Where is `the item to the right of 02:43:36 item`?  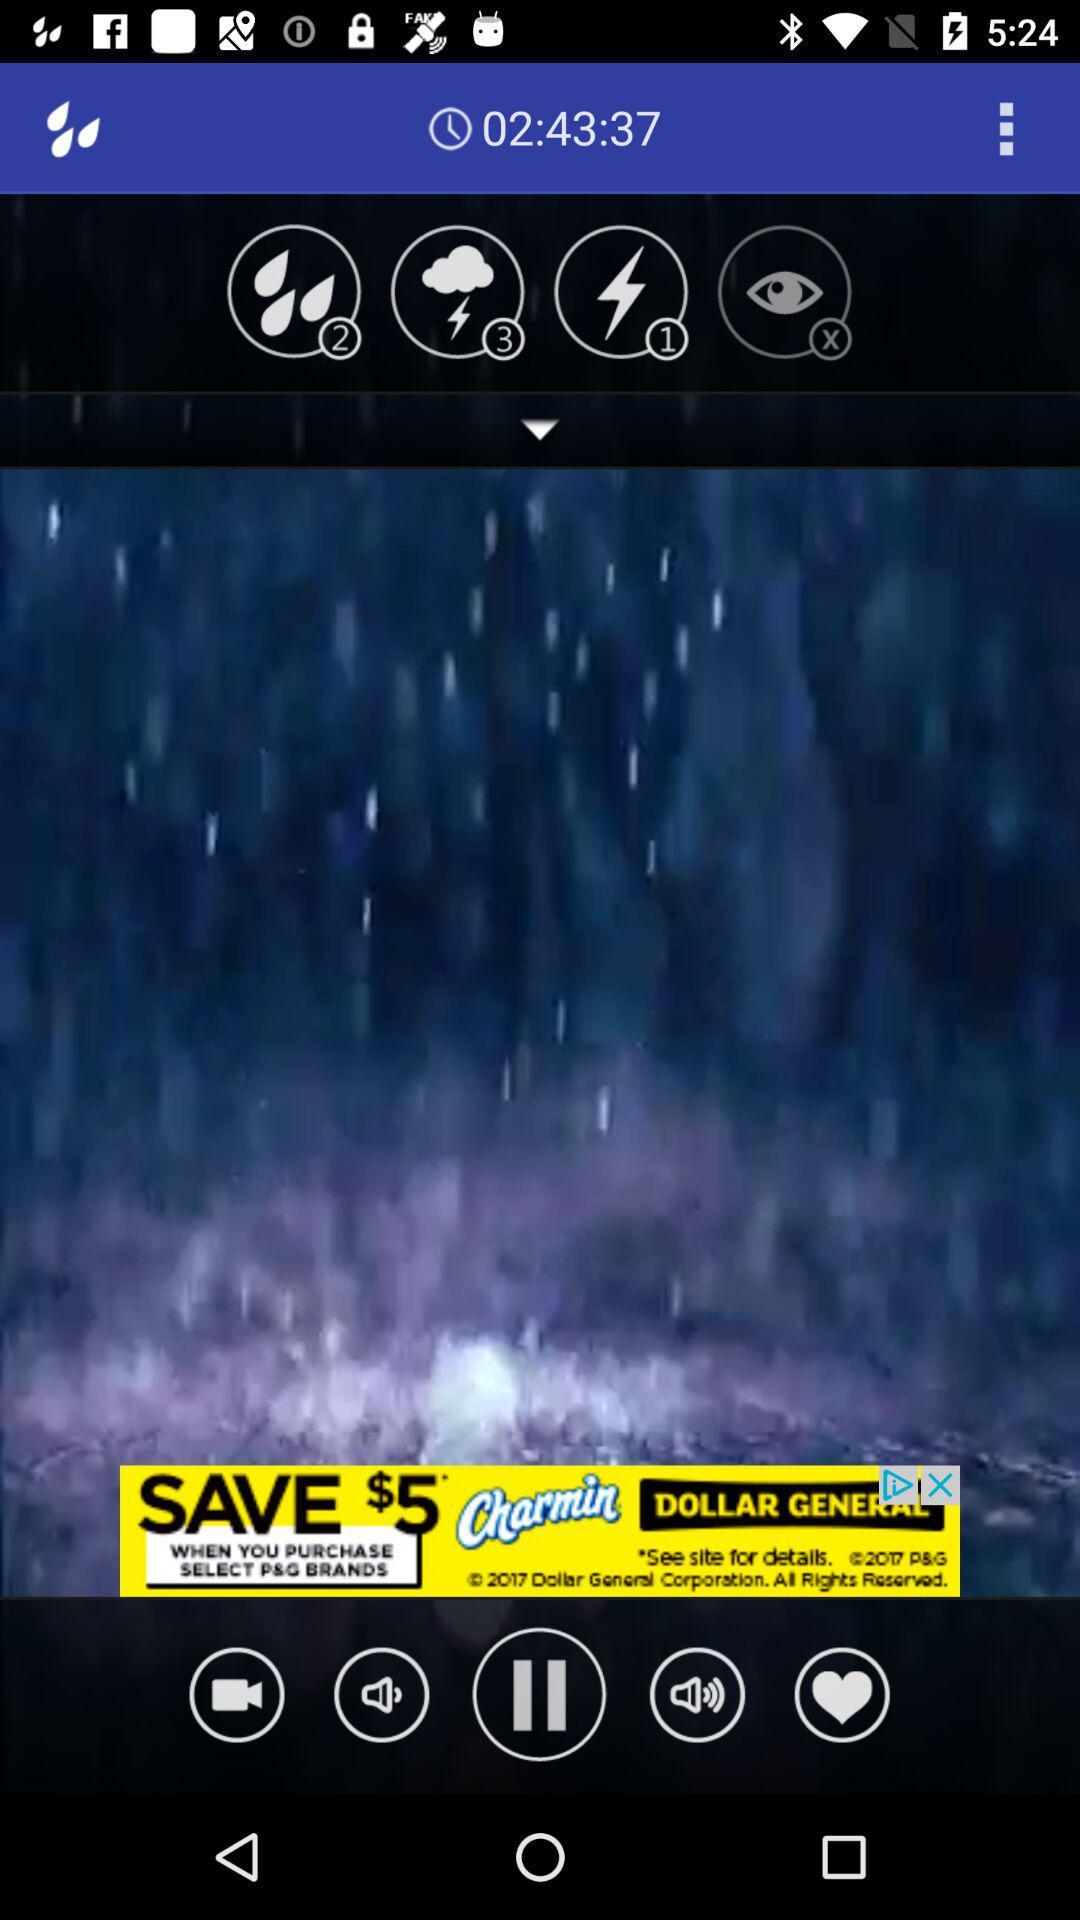
the item to the right of 02:43:36 item is located at coordinates (1006, 127).